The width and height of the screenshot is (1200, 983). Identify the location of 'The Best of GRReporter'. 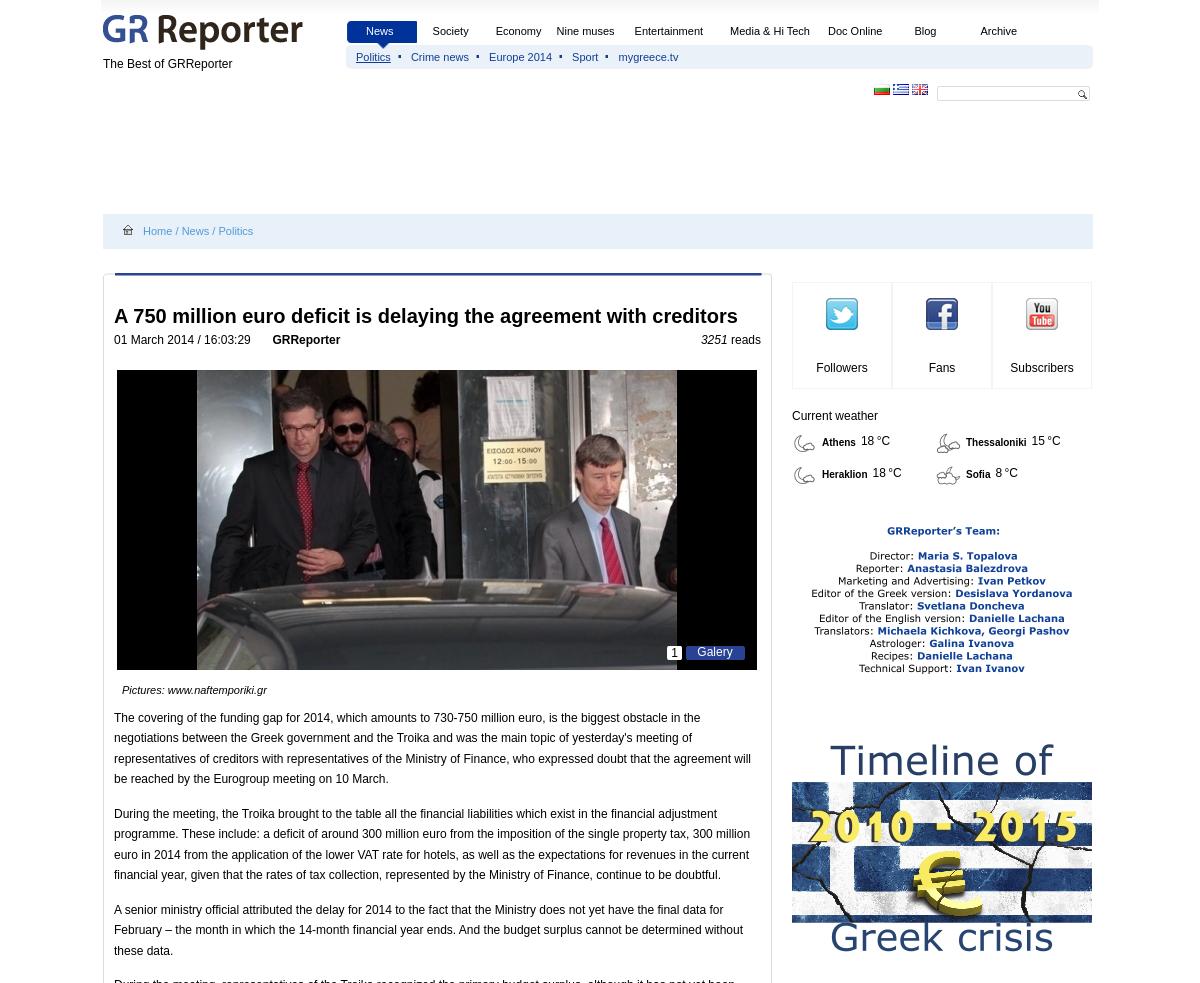
(166, 62).